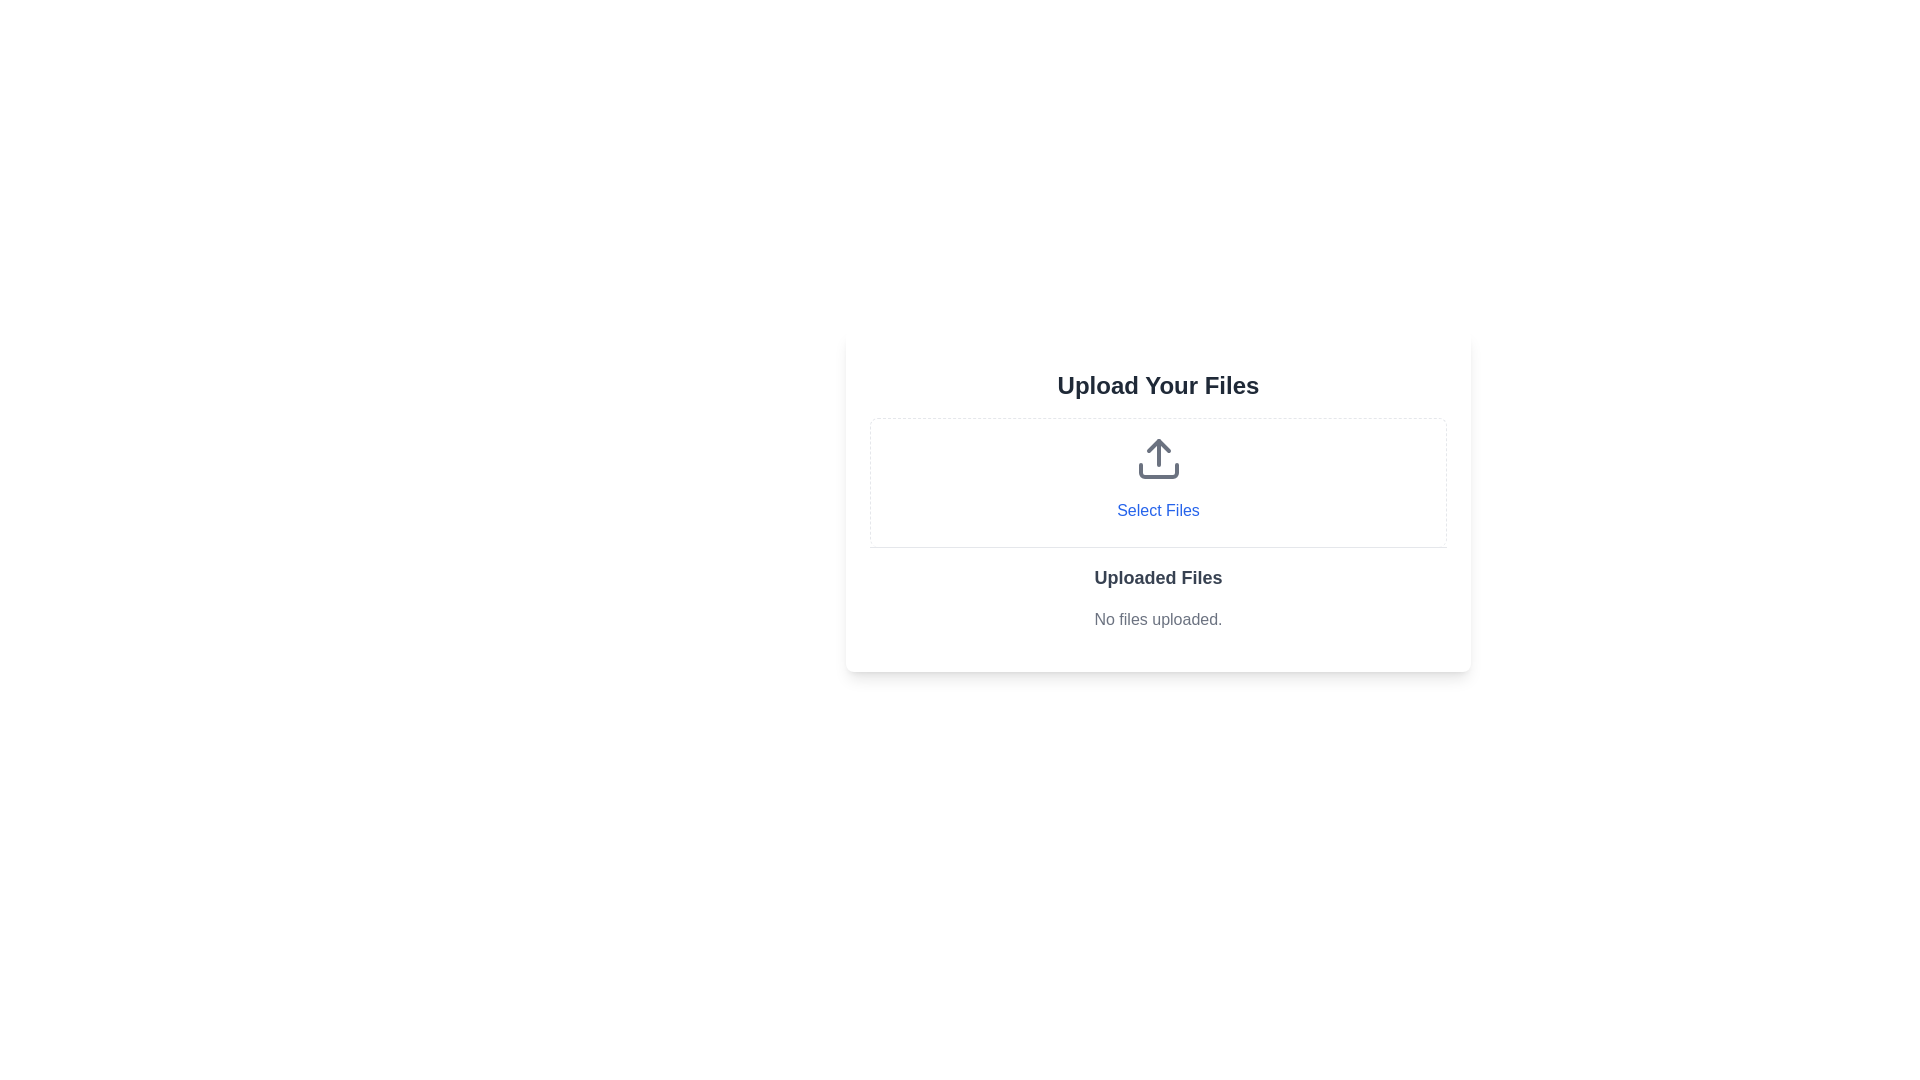 The width and height of the screenshot is (1920, 1080). Describe the element at coordinates (1158, 385) in the screenshot. I see `static text header displaying 'Upload Your Files' located at the top of the section` at that location.